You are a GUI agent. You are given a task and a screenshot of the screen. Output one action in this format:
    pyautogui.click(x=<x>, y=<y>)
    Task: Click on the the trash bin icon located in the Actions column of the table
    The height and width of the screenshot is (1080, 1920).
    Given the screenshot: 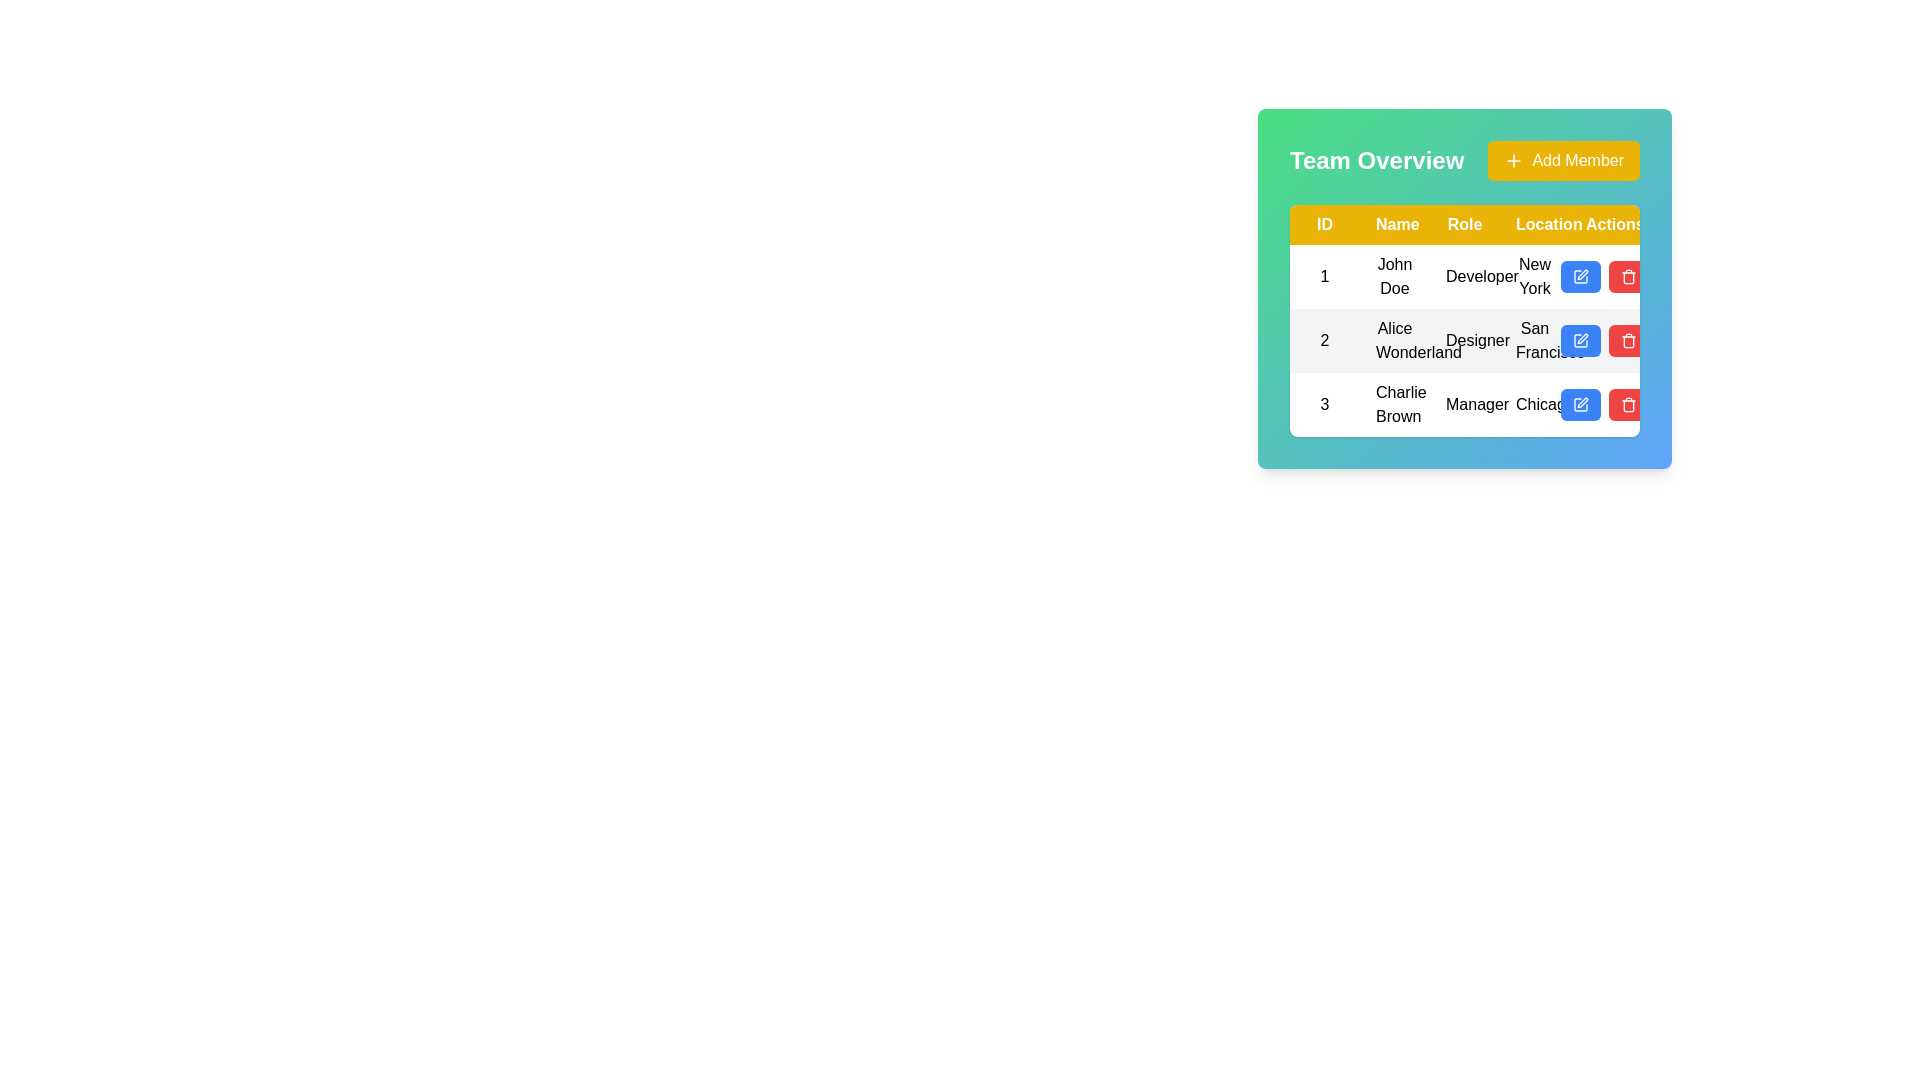 What is the action you would take?
    pyautogui.click(x=1628, y=405)
    